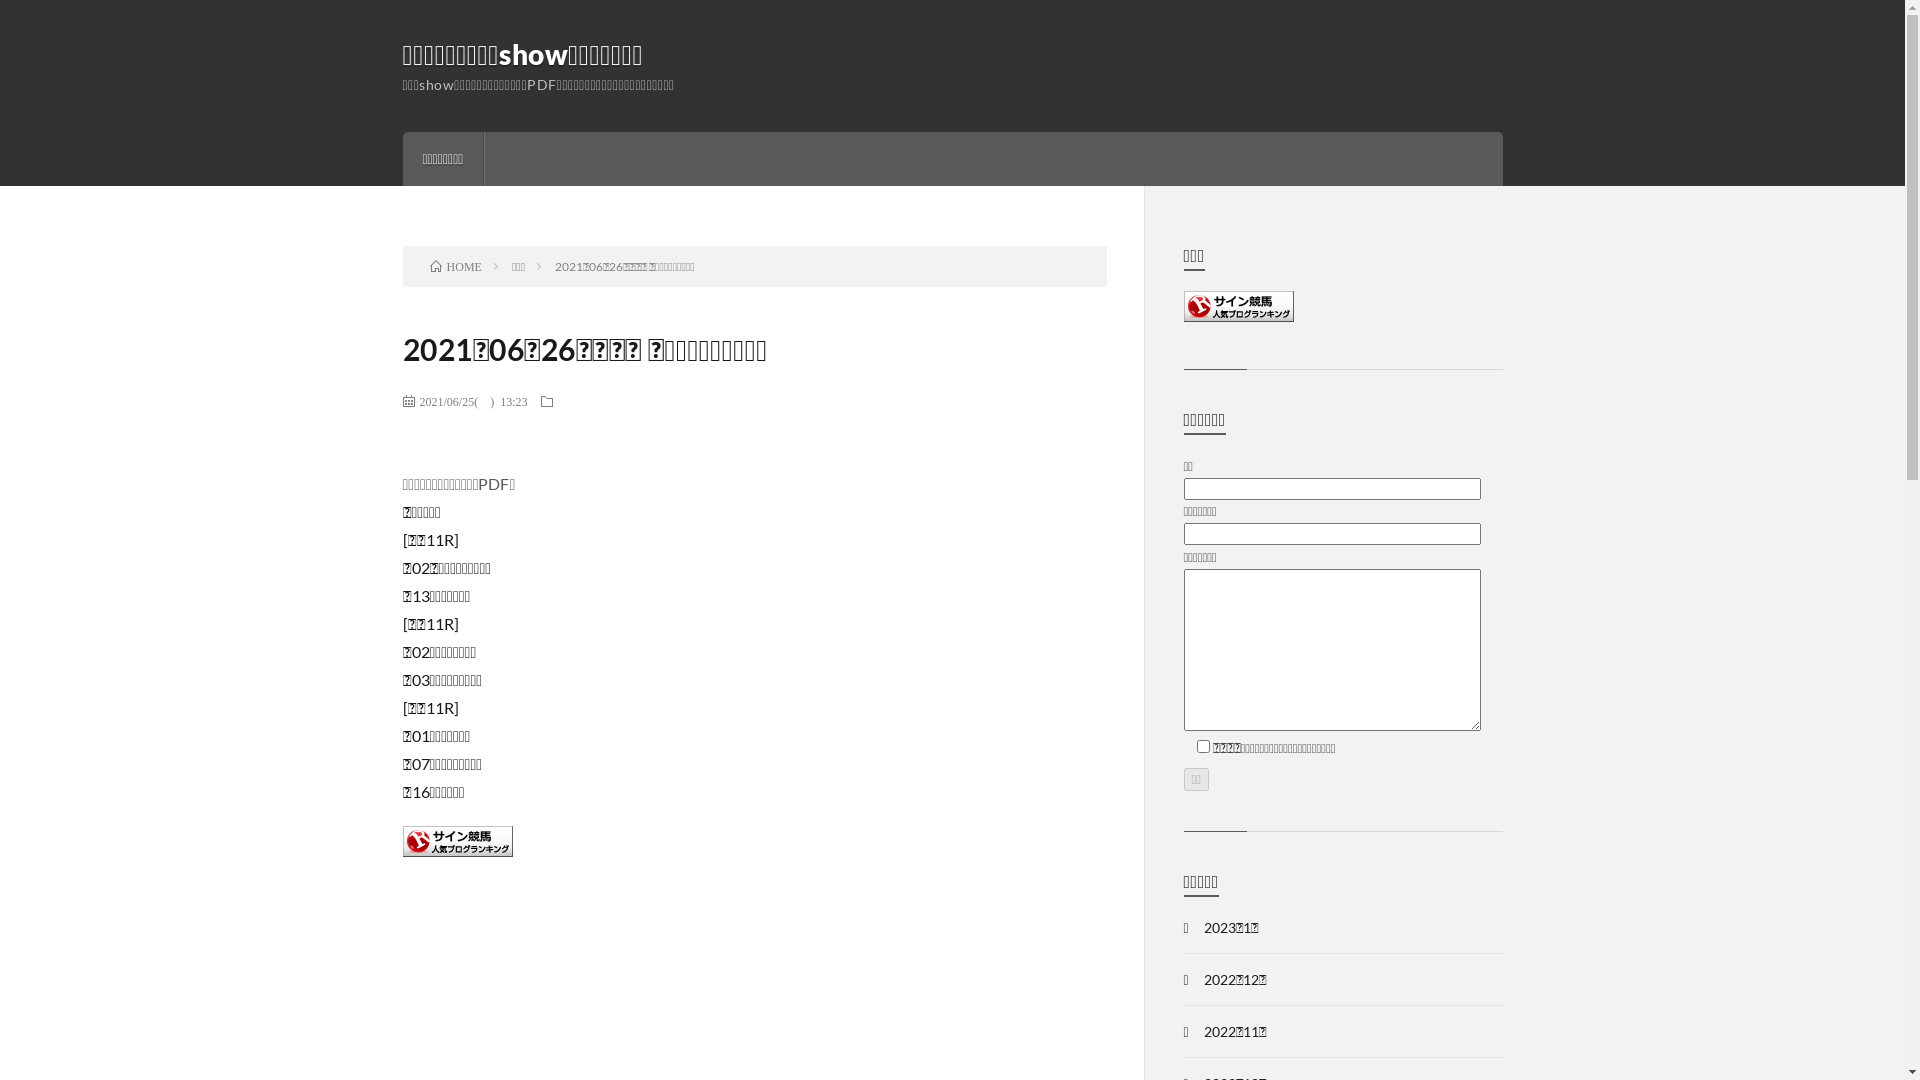 Image resolution: width=1920 pixels, height=1080 pixels. Describe the element at coordinates (455, 265) in the screenshot. I see `'HOME'` at that location.